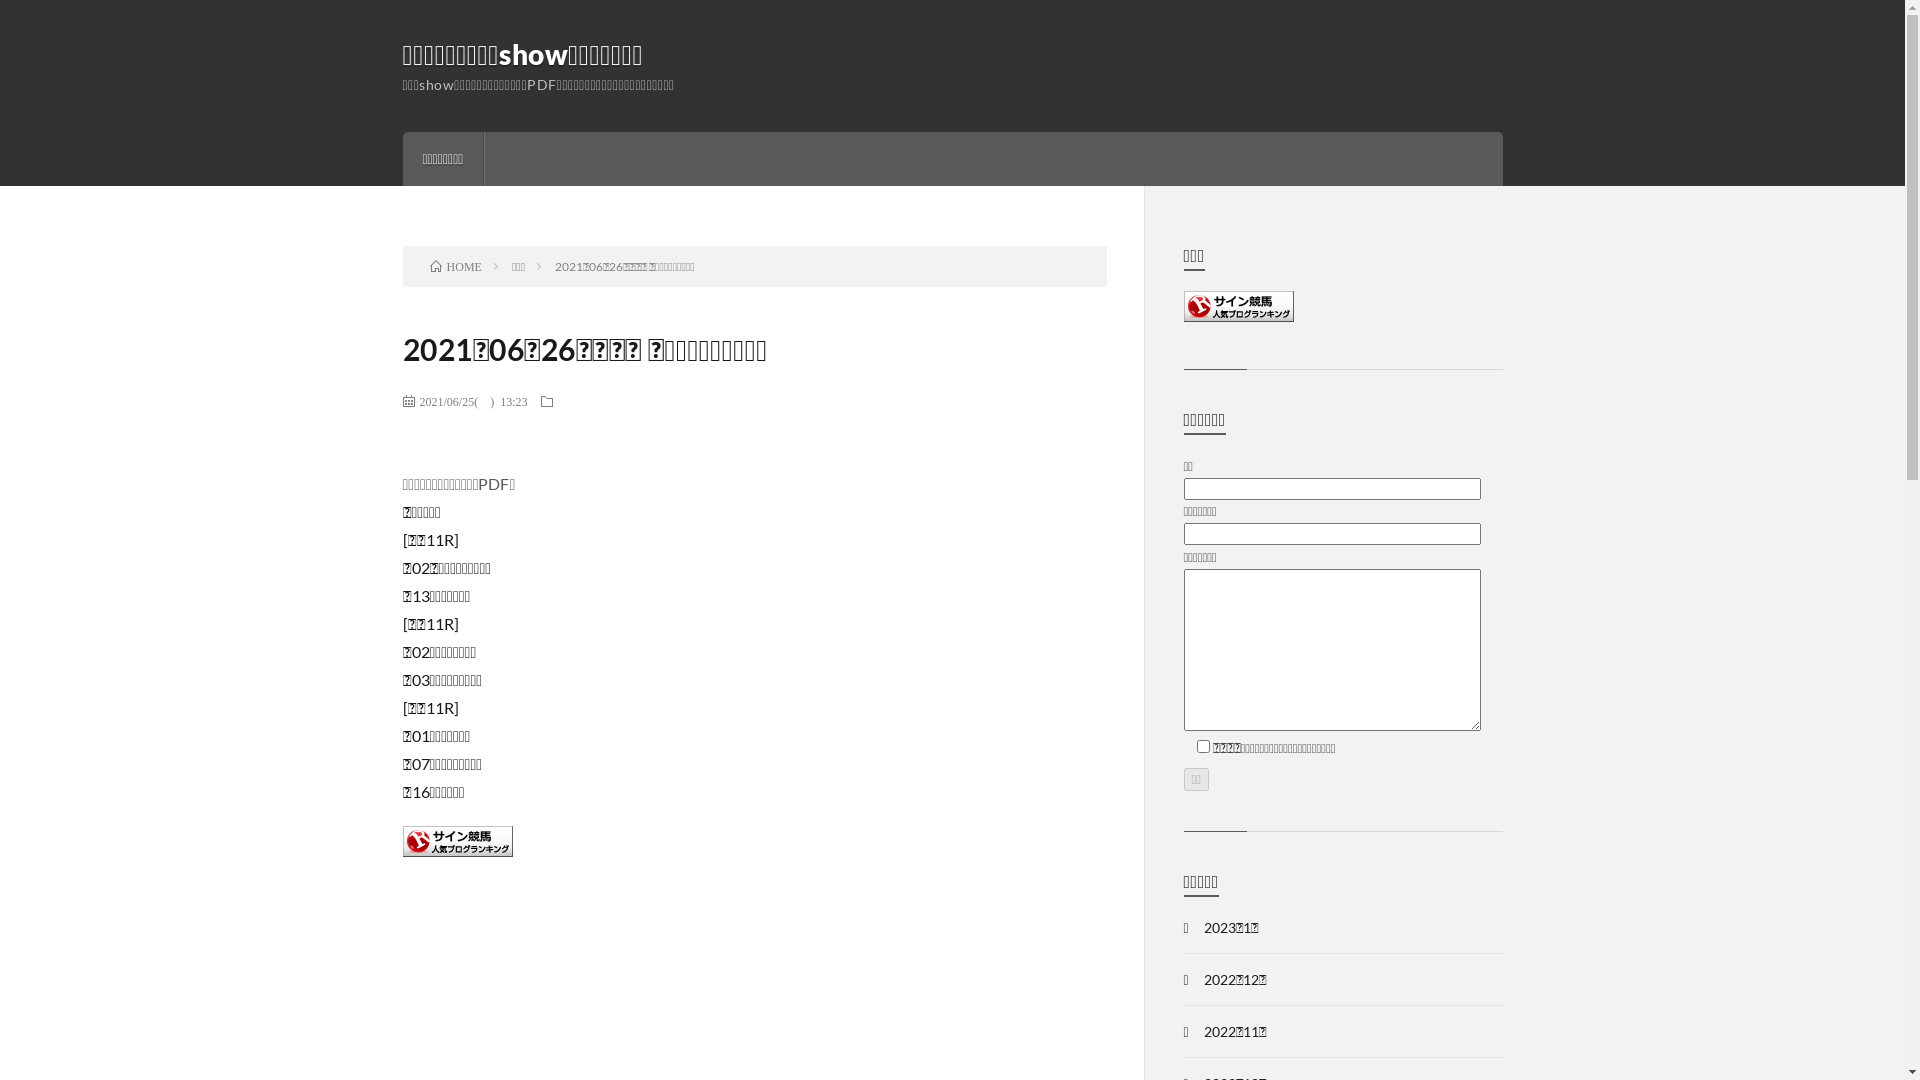 Image resolution: width=1920 pixels, height=1080 pixels. Describe the element at coordinates (455, 265) in the screenshot. I see `'HOME'` at that location.